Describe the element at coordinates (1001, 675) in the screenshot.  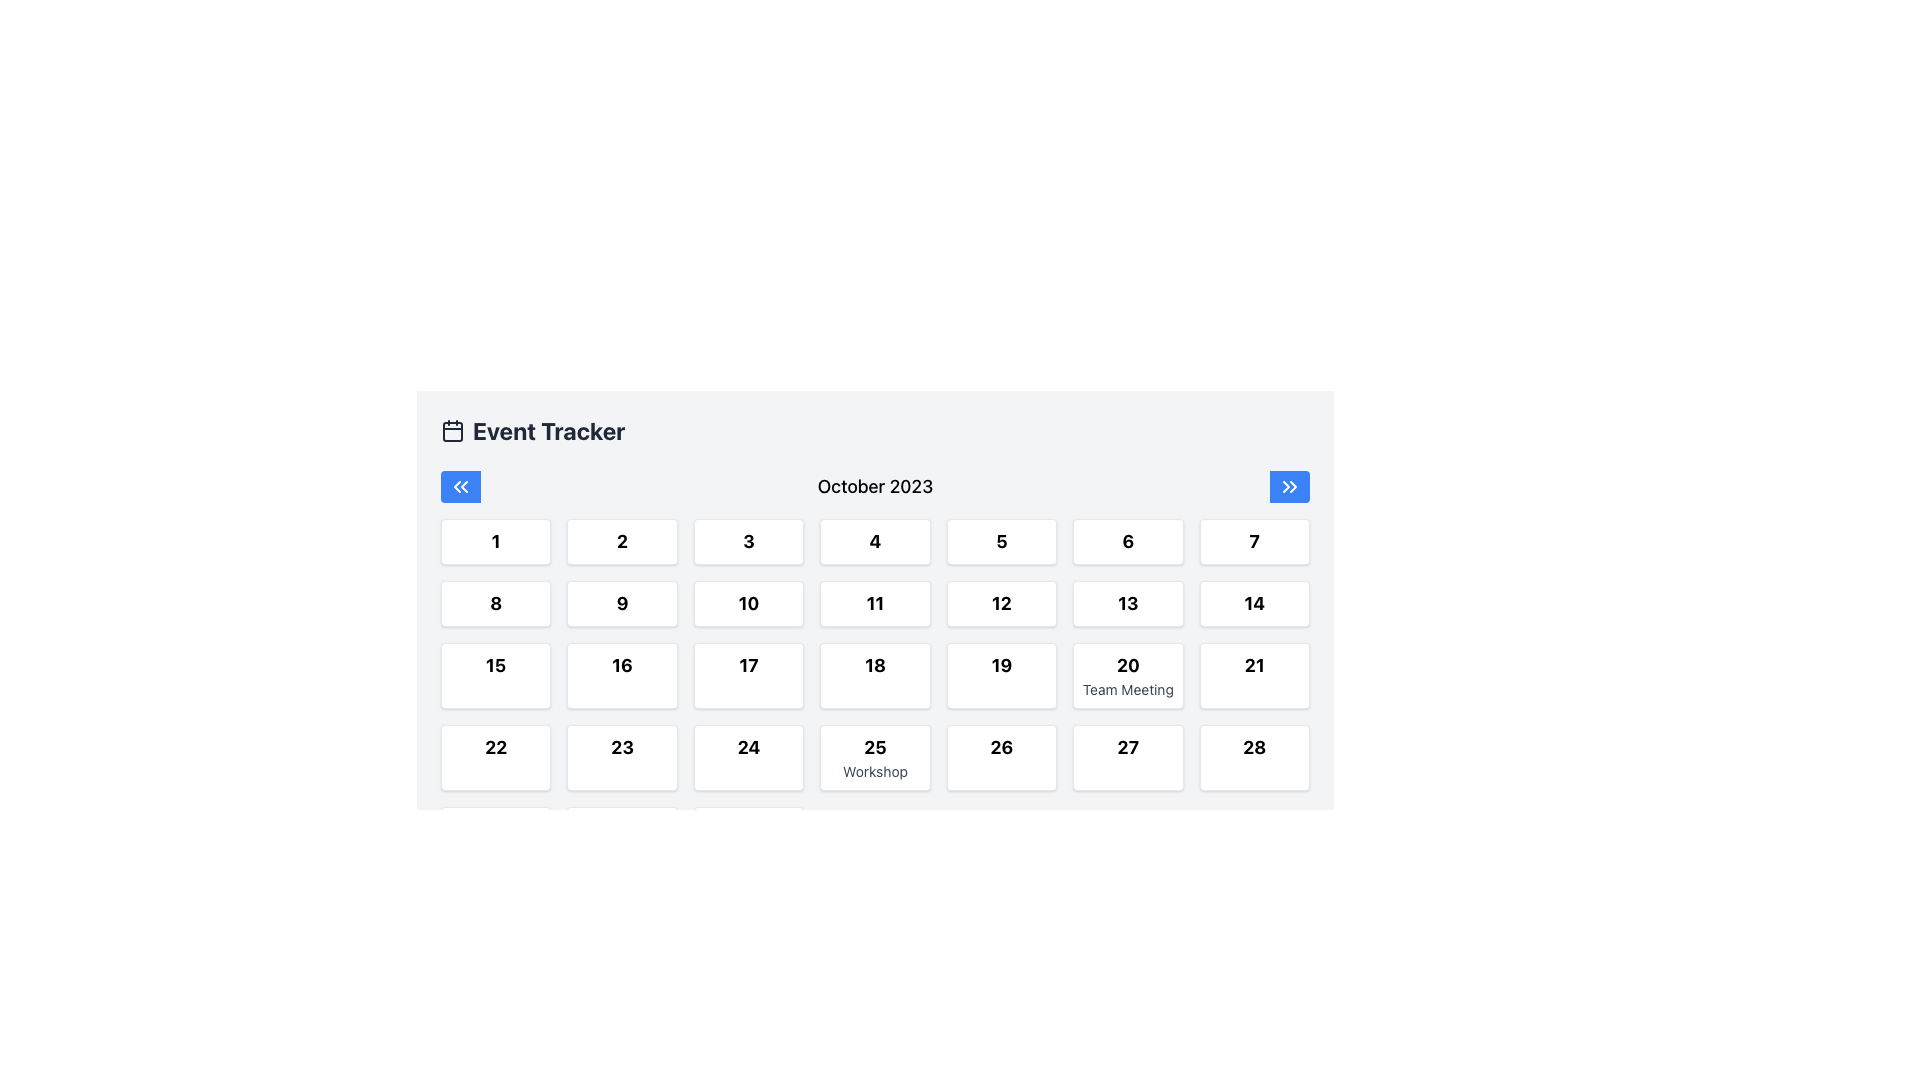
I see `from the Interactive Grid Item located in the fourth row and fifth column of the calendar, positioned between the elements labeled '18' and '20', for extended selection` at that location.